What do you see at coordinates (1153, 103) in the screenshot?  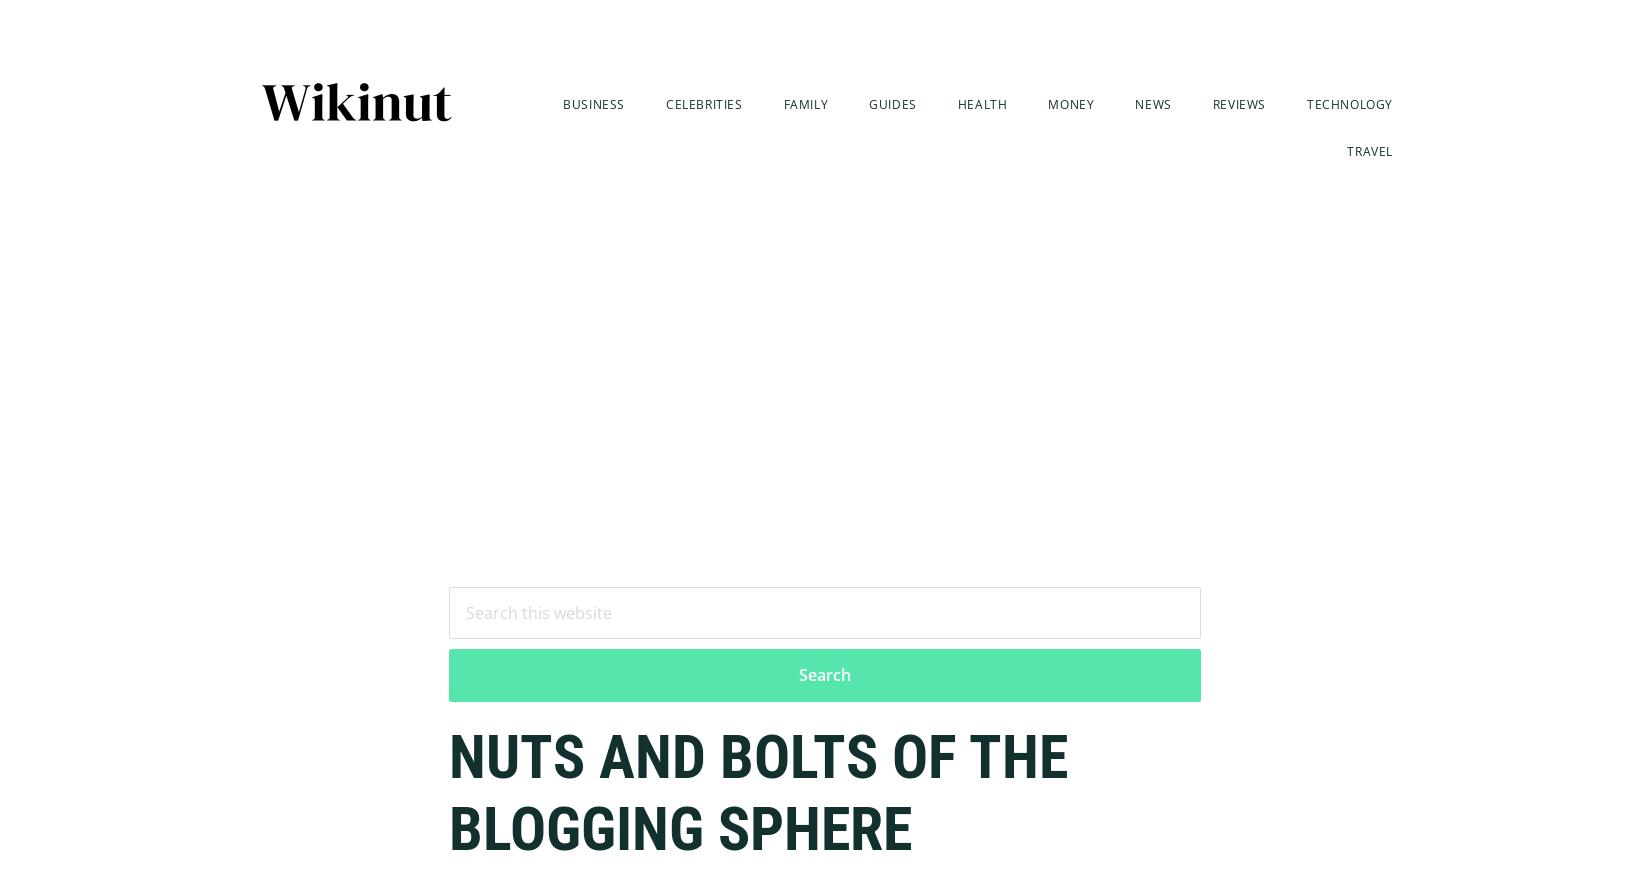 I see `'News'` at bounding box center [1153, 103].